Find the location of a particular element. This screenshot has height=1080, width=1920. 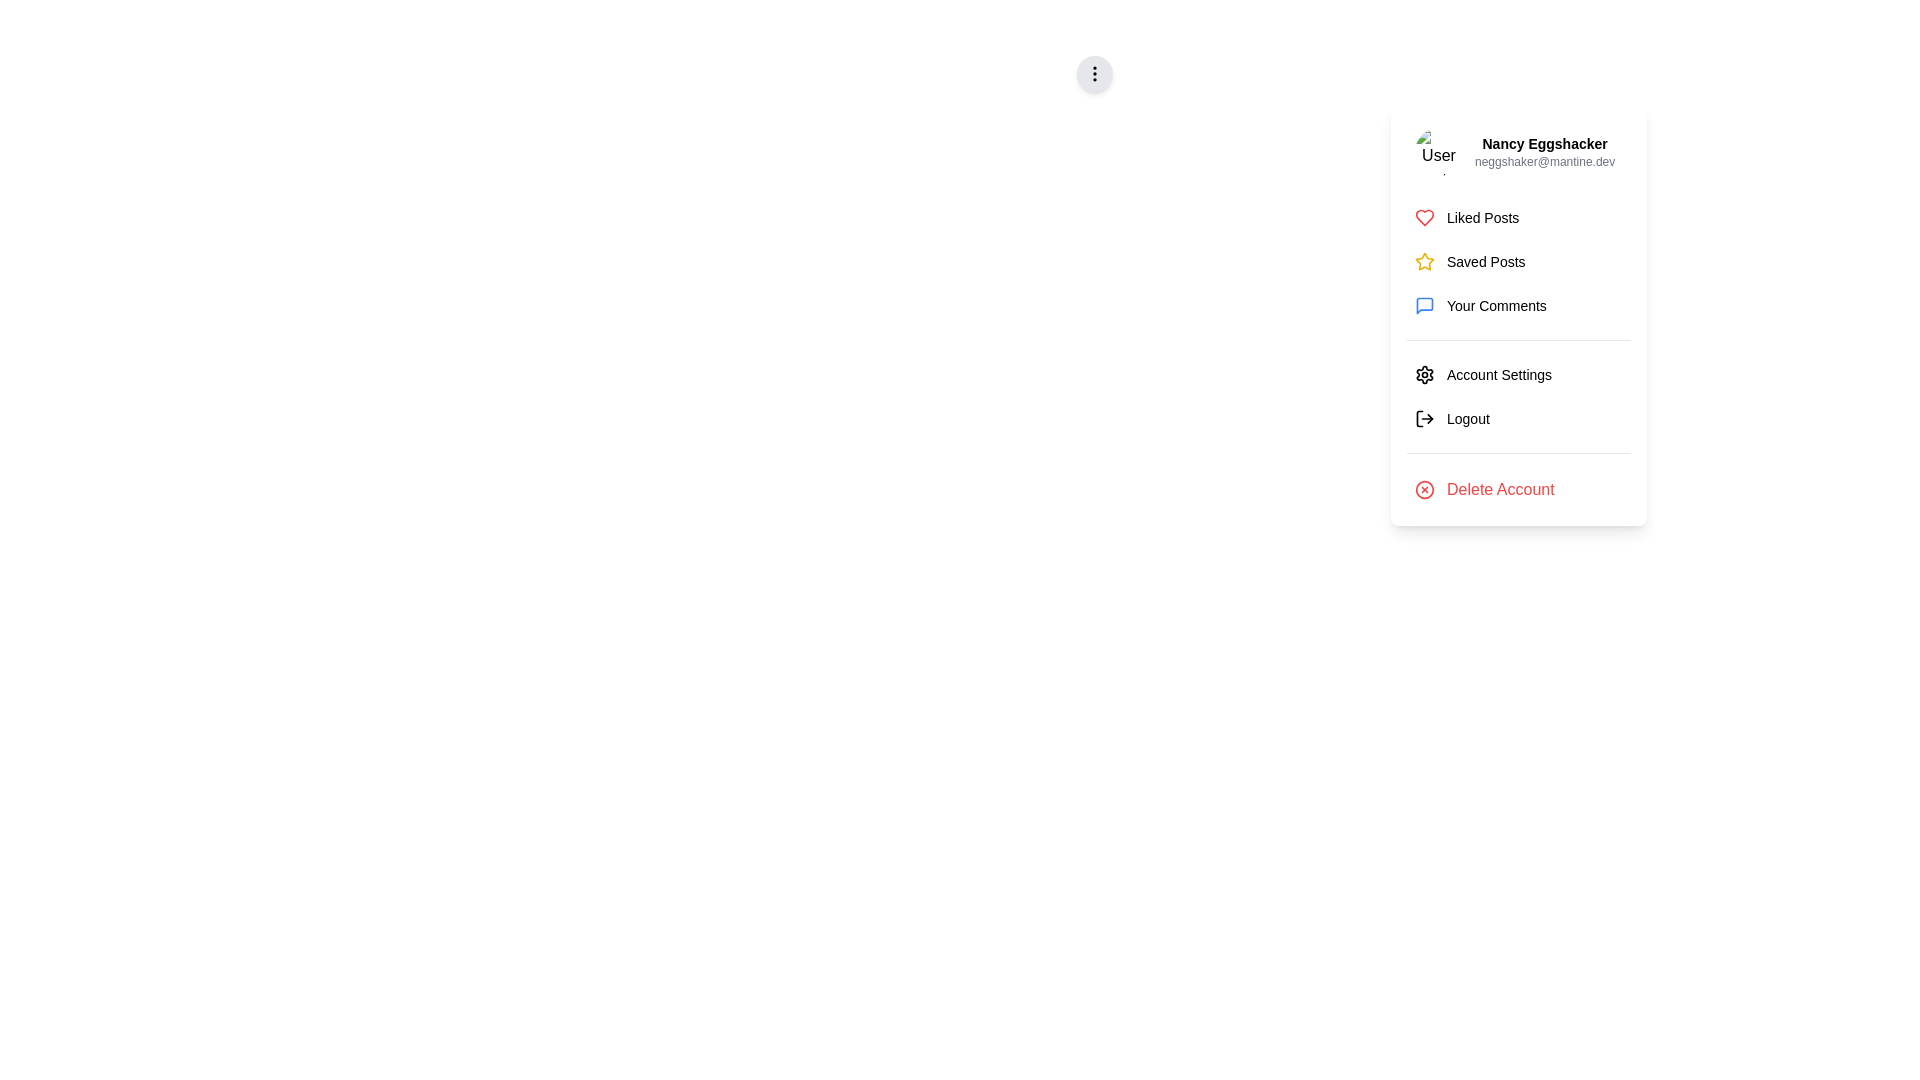

the delete icon located to the left of the 'Delete Account' label at the bottom of the vertical menu is located at coordinates (1424, 489).